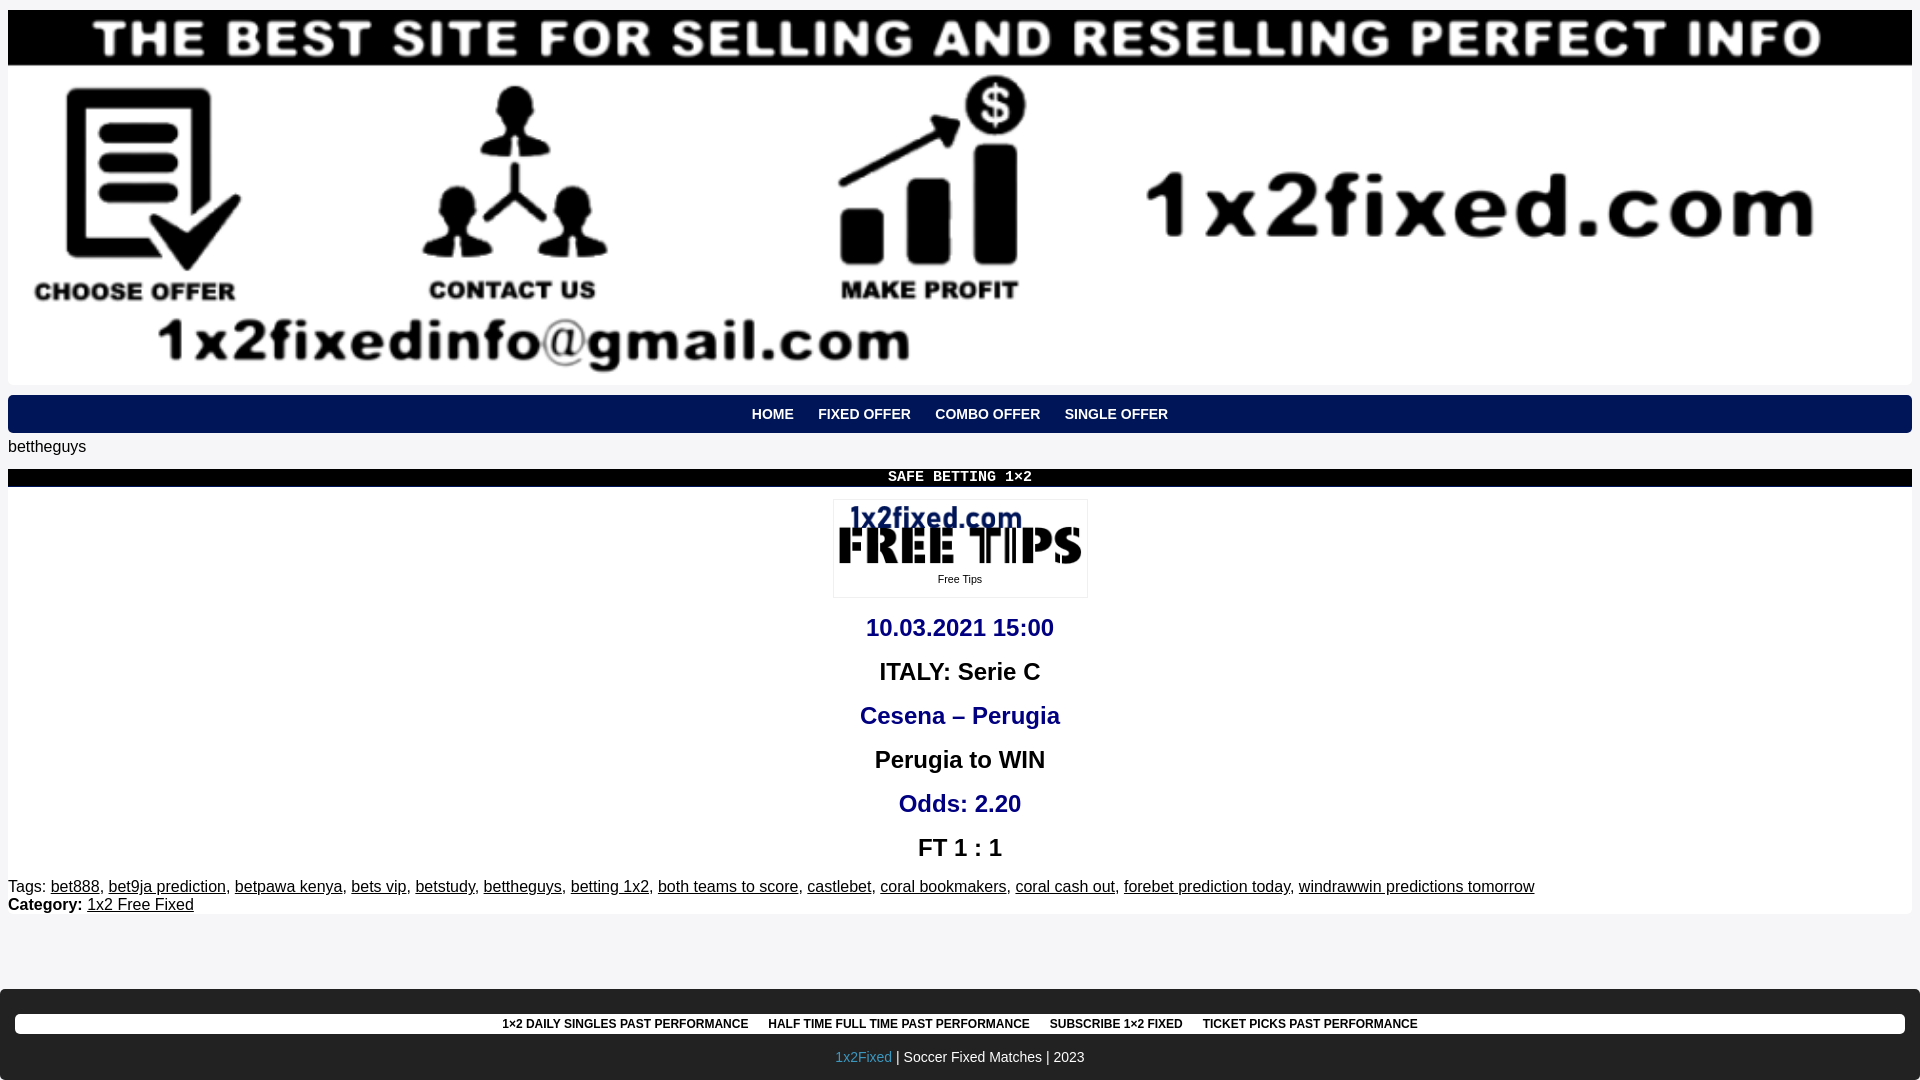  What do you see at coordinates (1310, 1023) in the screenshot?
I see `'TICKET PICKS PAST PERFORMANCE'` at bounding box center [1310, 1023].